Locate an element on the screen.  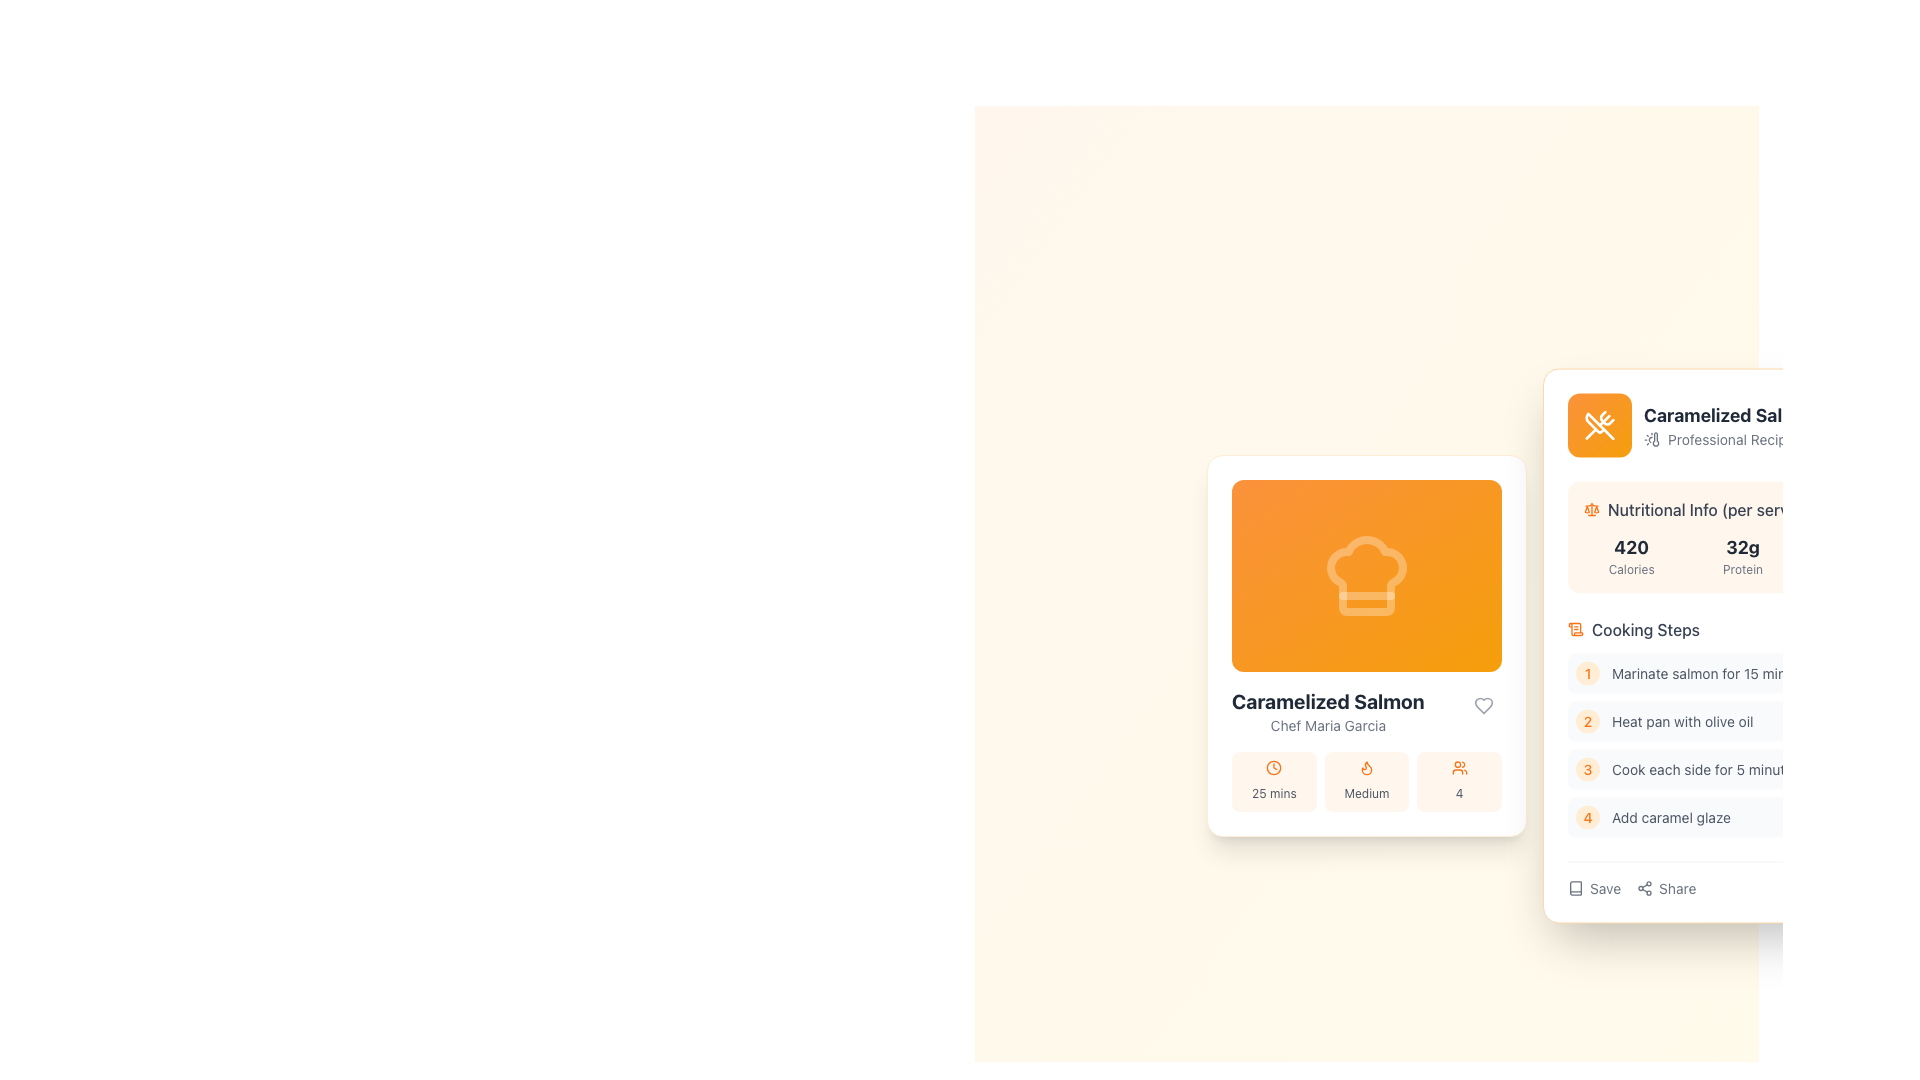
the text label that reads 'Cook each side for 5 minutes', which is styled with a small font size and gray color, positioned next to a circular icon with the number '3' is located at coordinates (1705, 768).